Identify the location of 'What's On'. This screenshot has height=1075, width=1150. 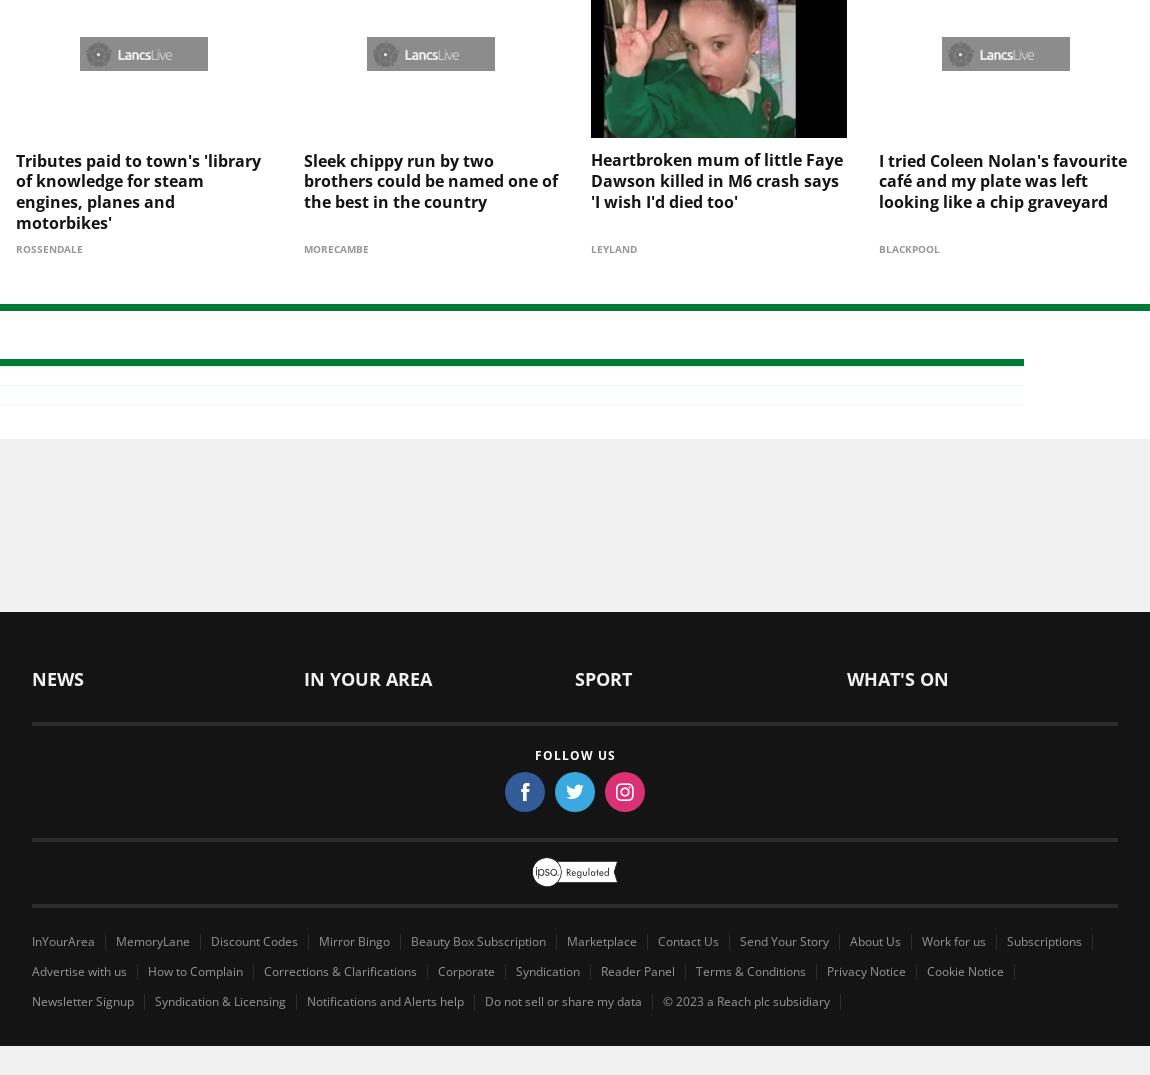
(897, 645).